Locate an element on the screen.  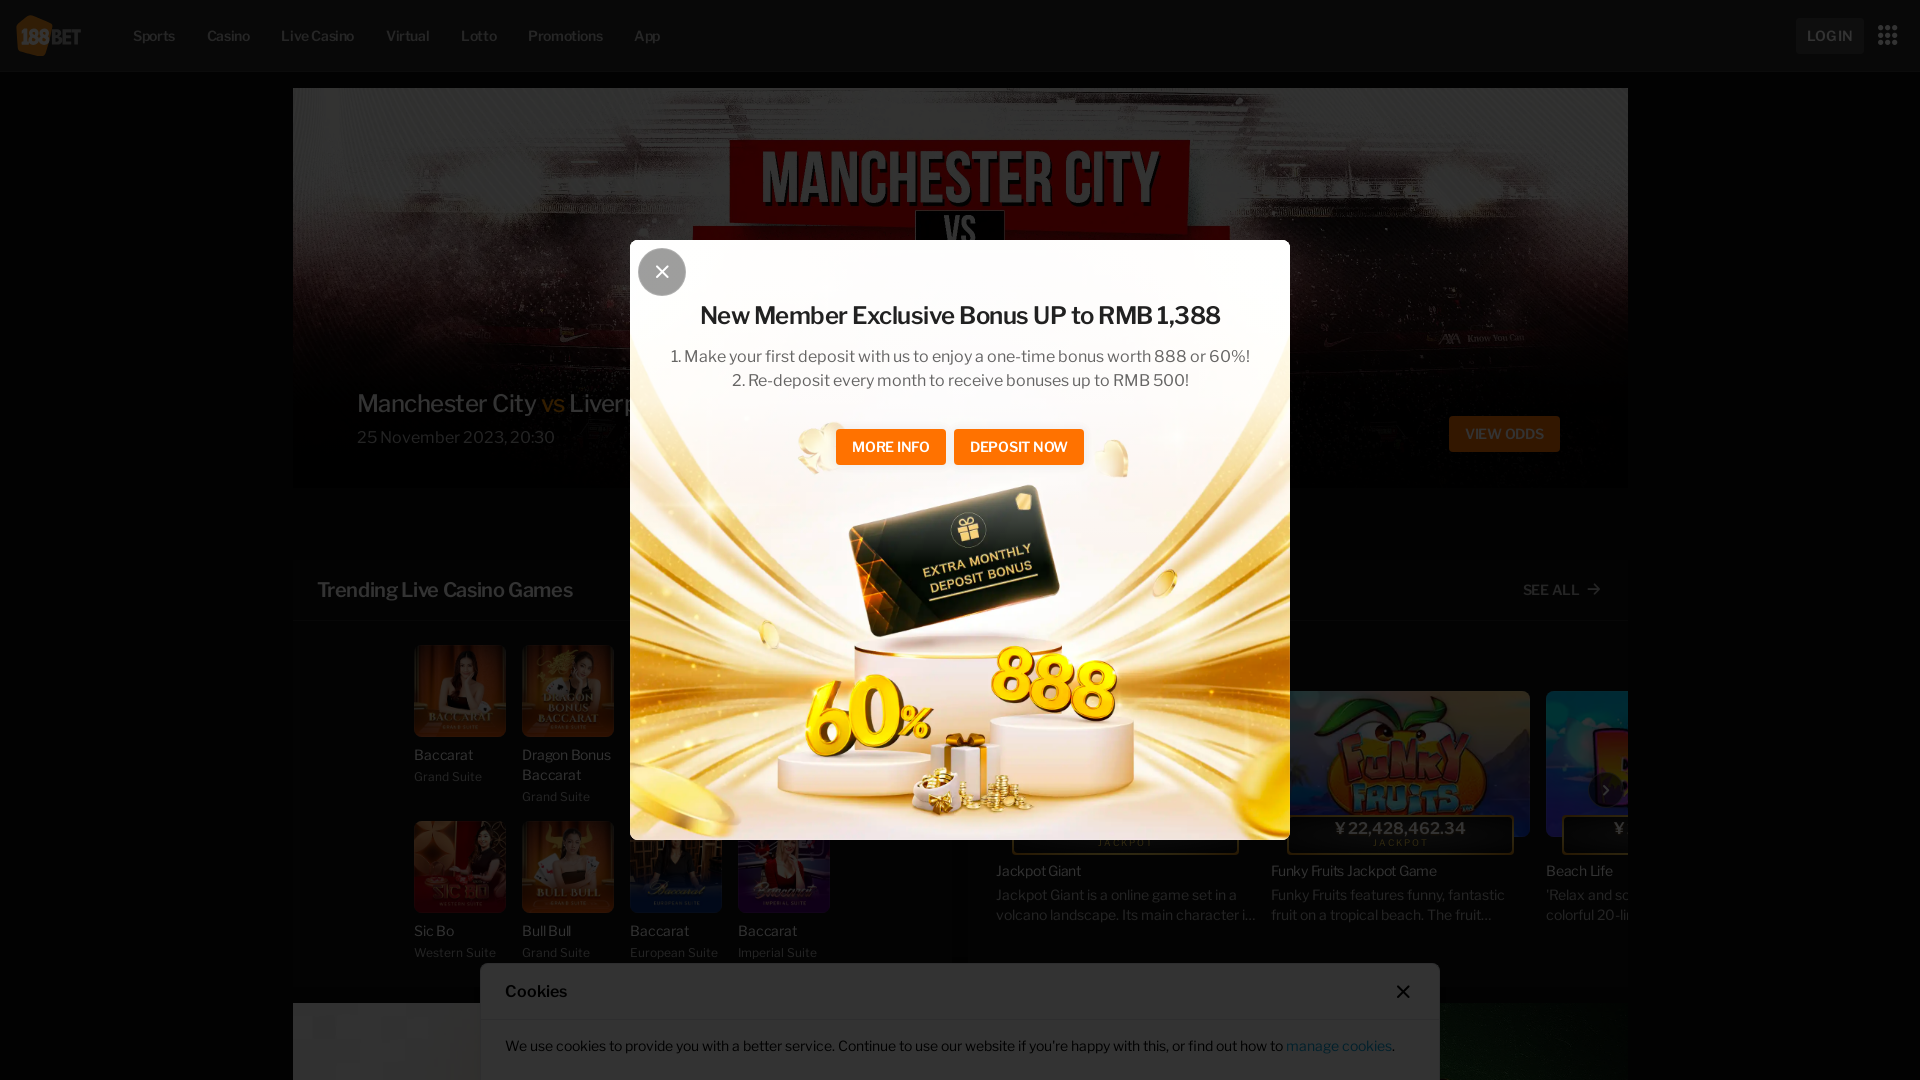
'Virtual' is located at coordinates (406, 34).